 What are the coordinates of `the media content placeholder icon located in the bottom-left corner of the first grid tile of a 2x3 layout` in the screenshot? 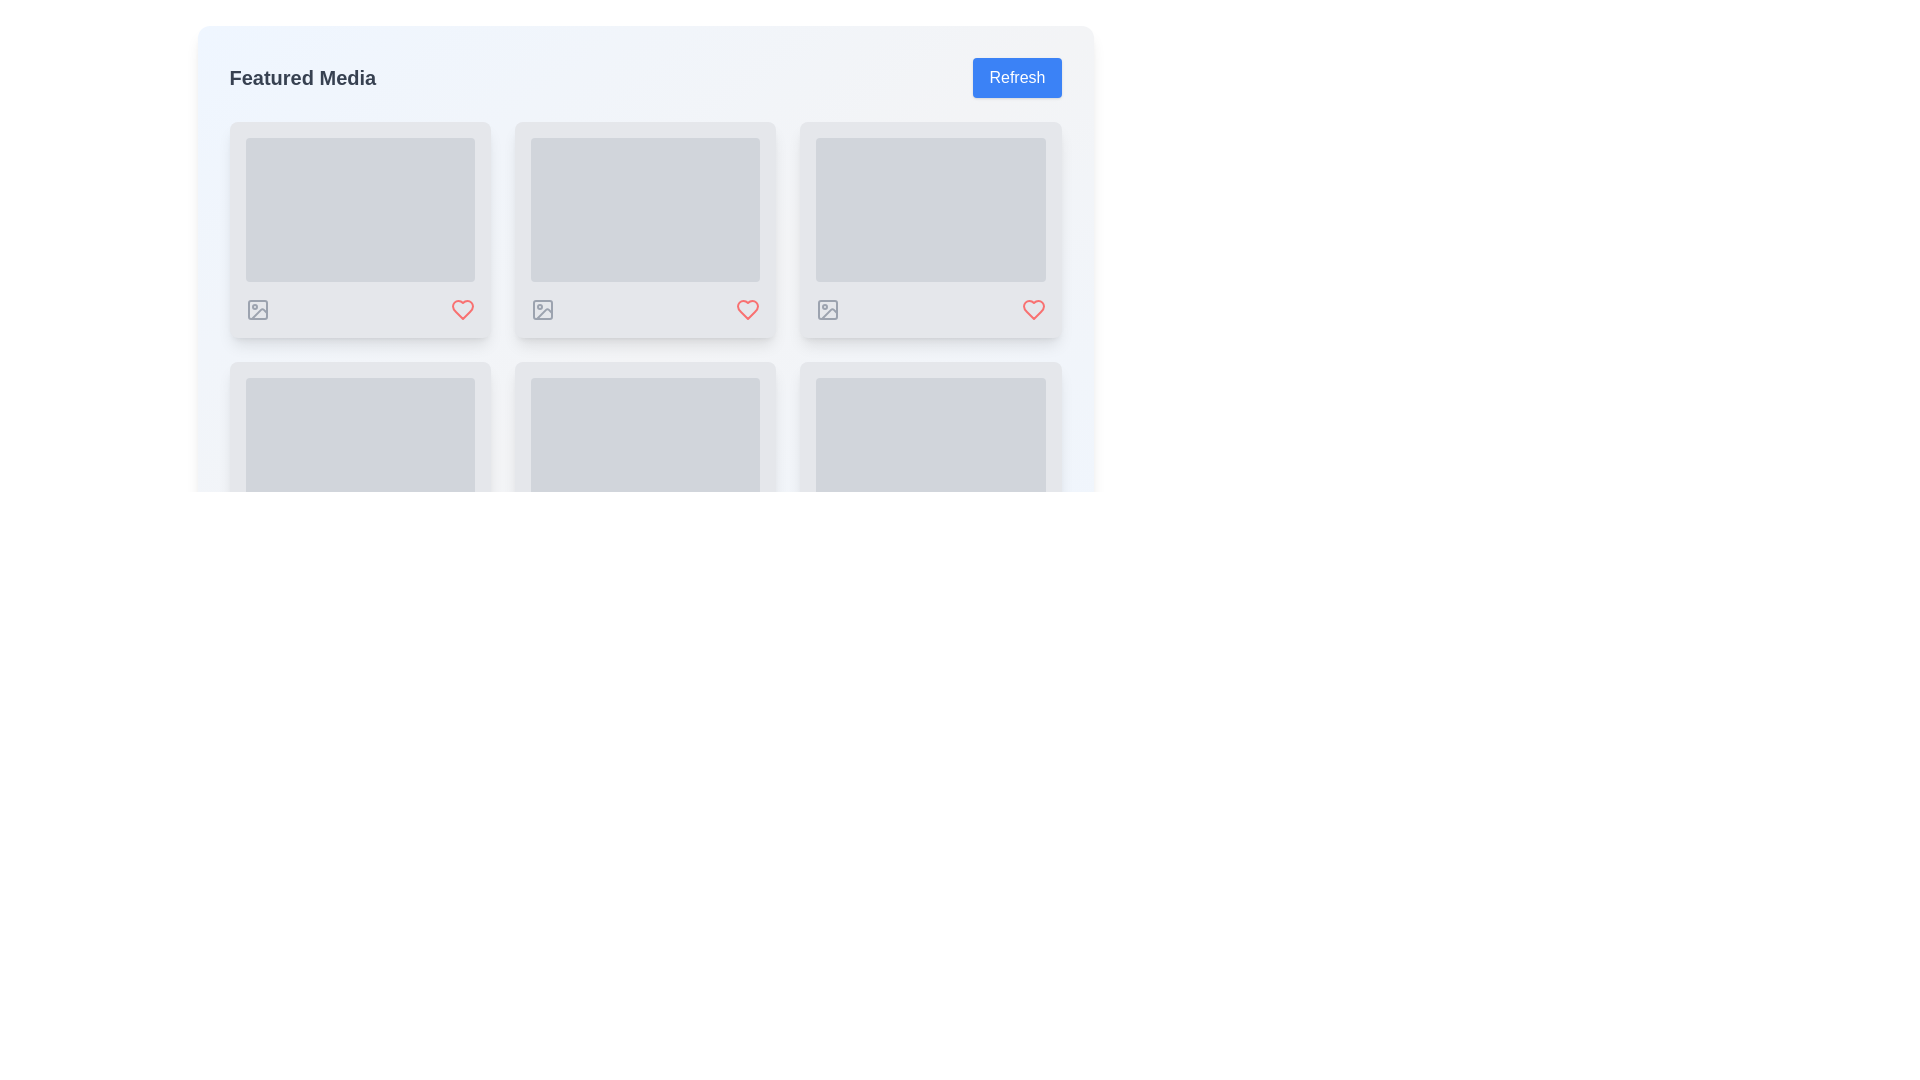 It's located at (256, 309).